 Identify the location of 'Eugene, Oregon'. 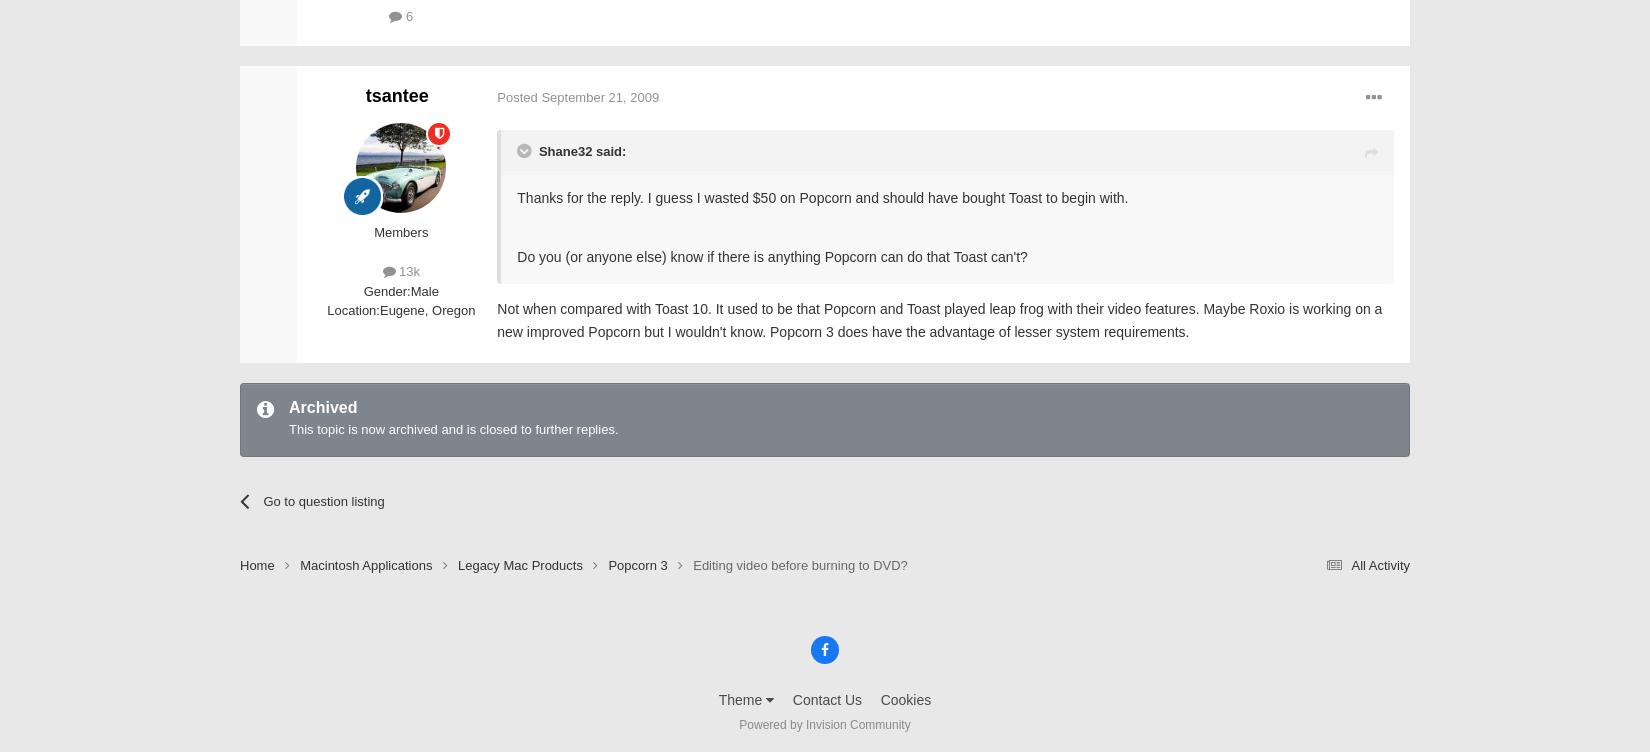
(426, 309).